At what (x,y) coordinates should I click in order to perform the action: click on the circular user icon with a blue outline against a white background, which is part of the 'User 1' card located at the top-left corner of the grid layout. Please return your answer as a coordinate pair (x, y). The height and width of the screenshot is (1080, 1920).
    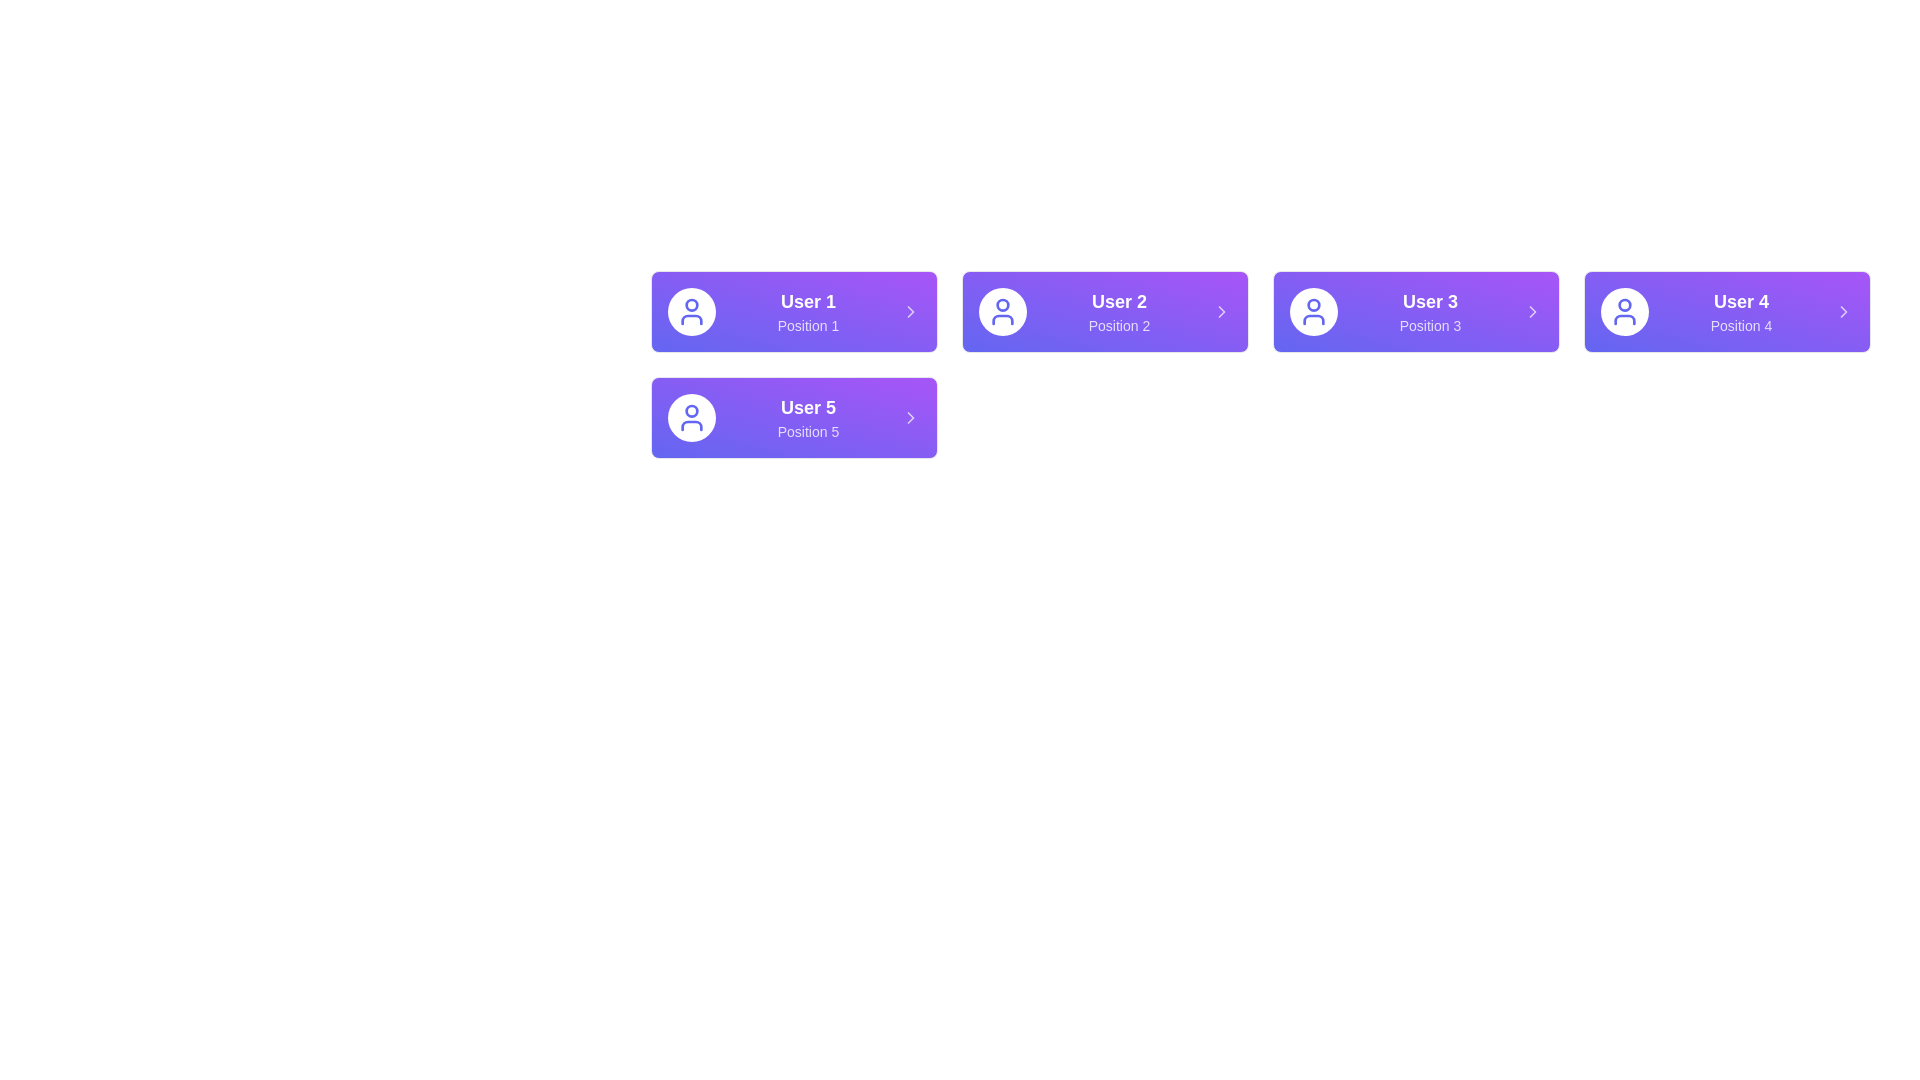
    Looking at the image, I should click on (691, 312).